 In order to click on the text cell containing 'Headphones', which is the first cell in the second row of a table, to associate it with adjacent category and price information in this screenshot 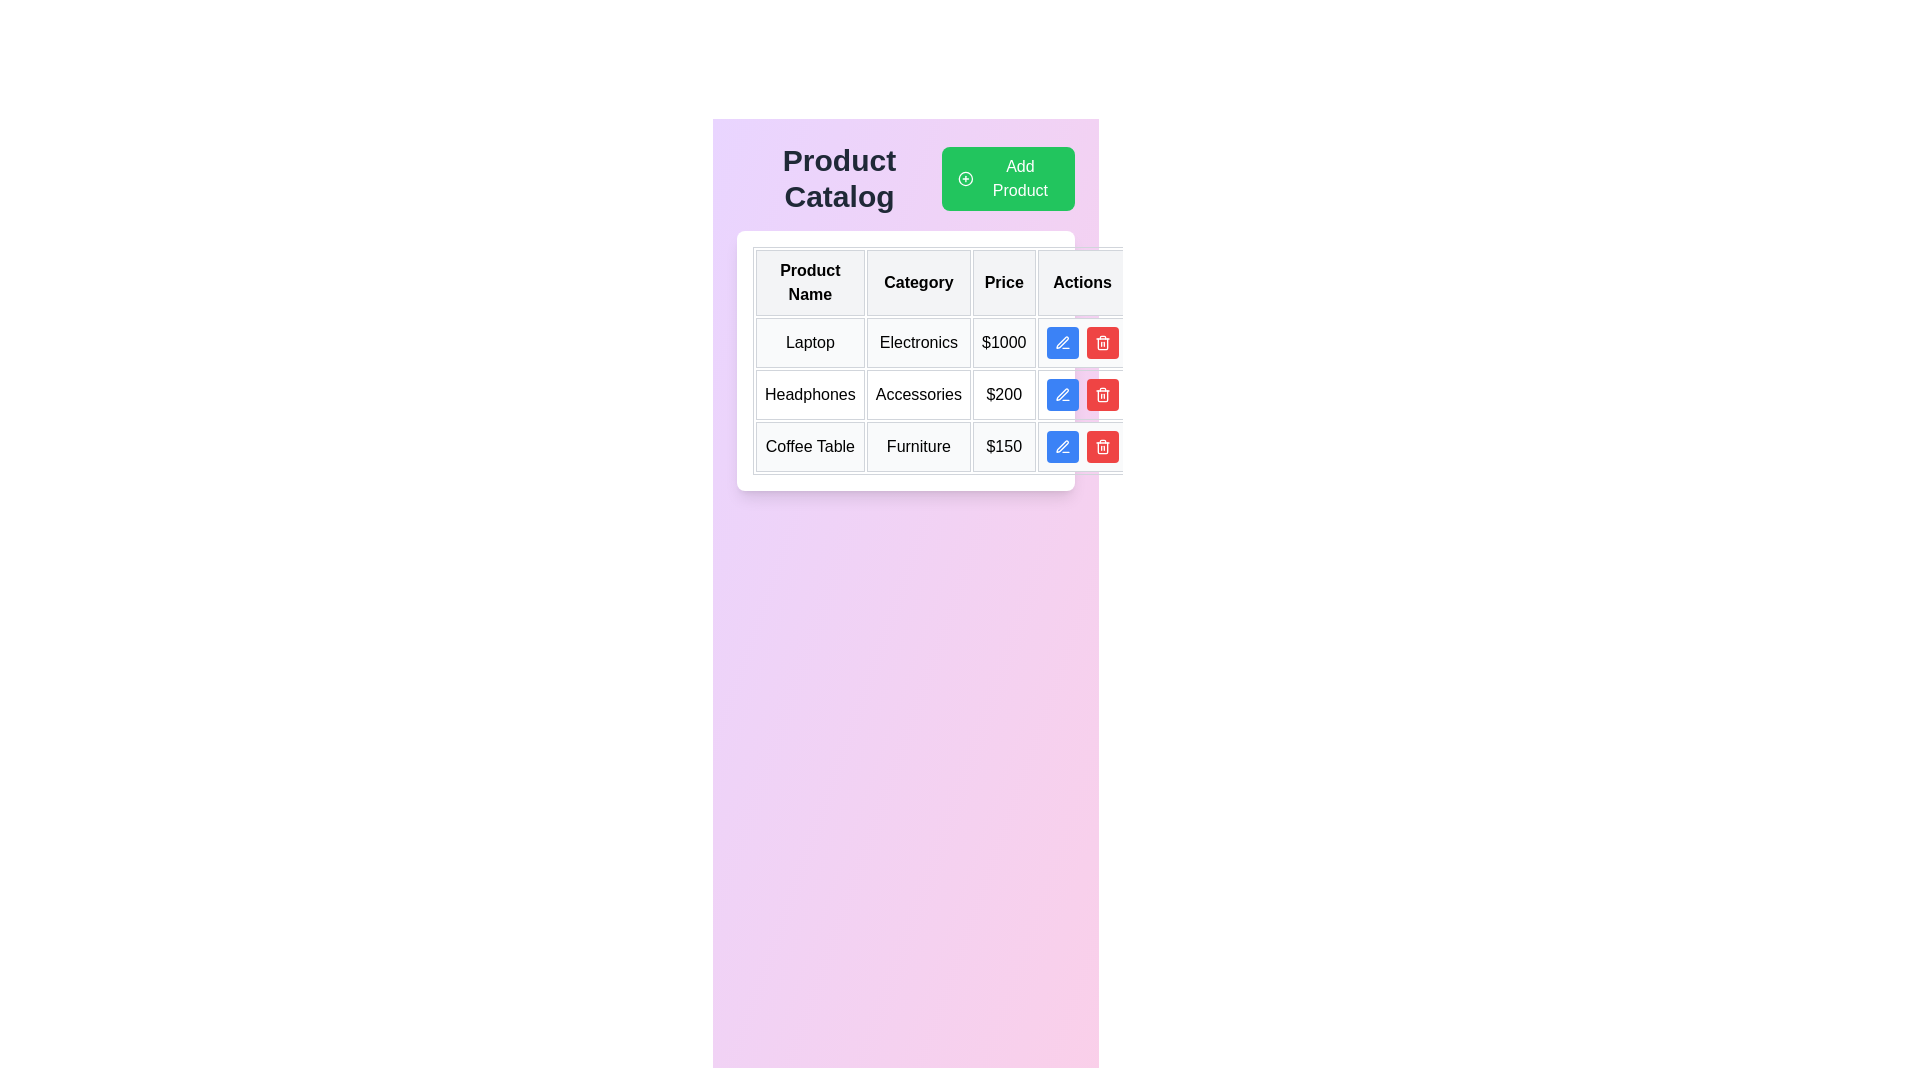, I will do `click(810, 394)`.